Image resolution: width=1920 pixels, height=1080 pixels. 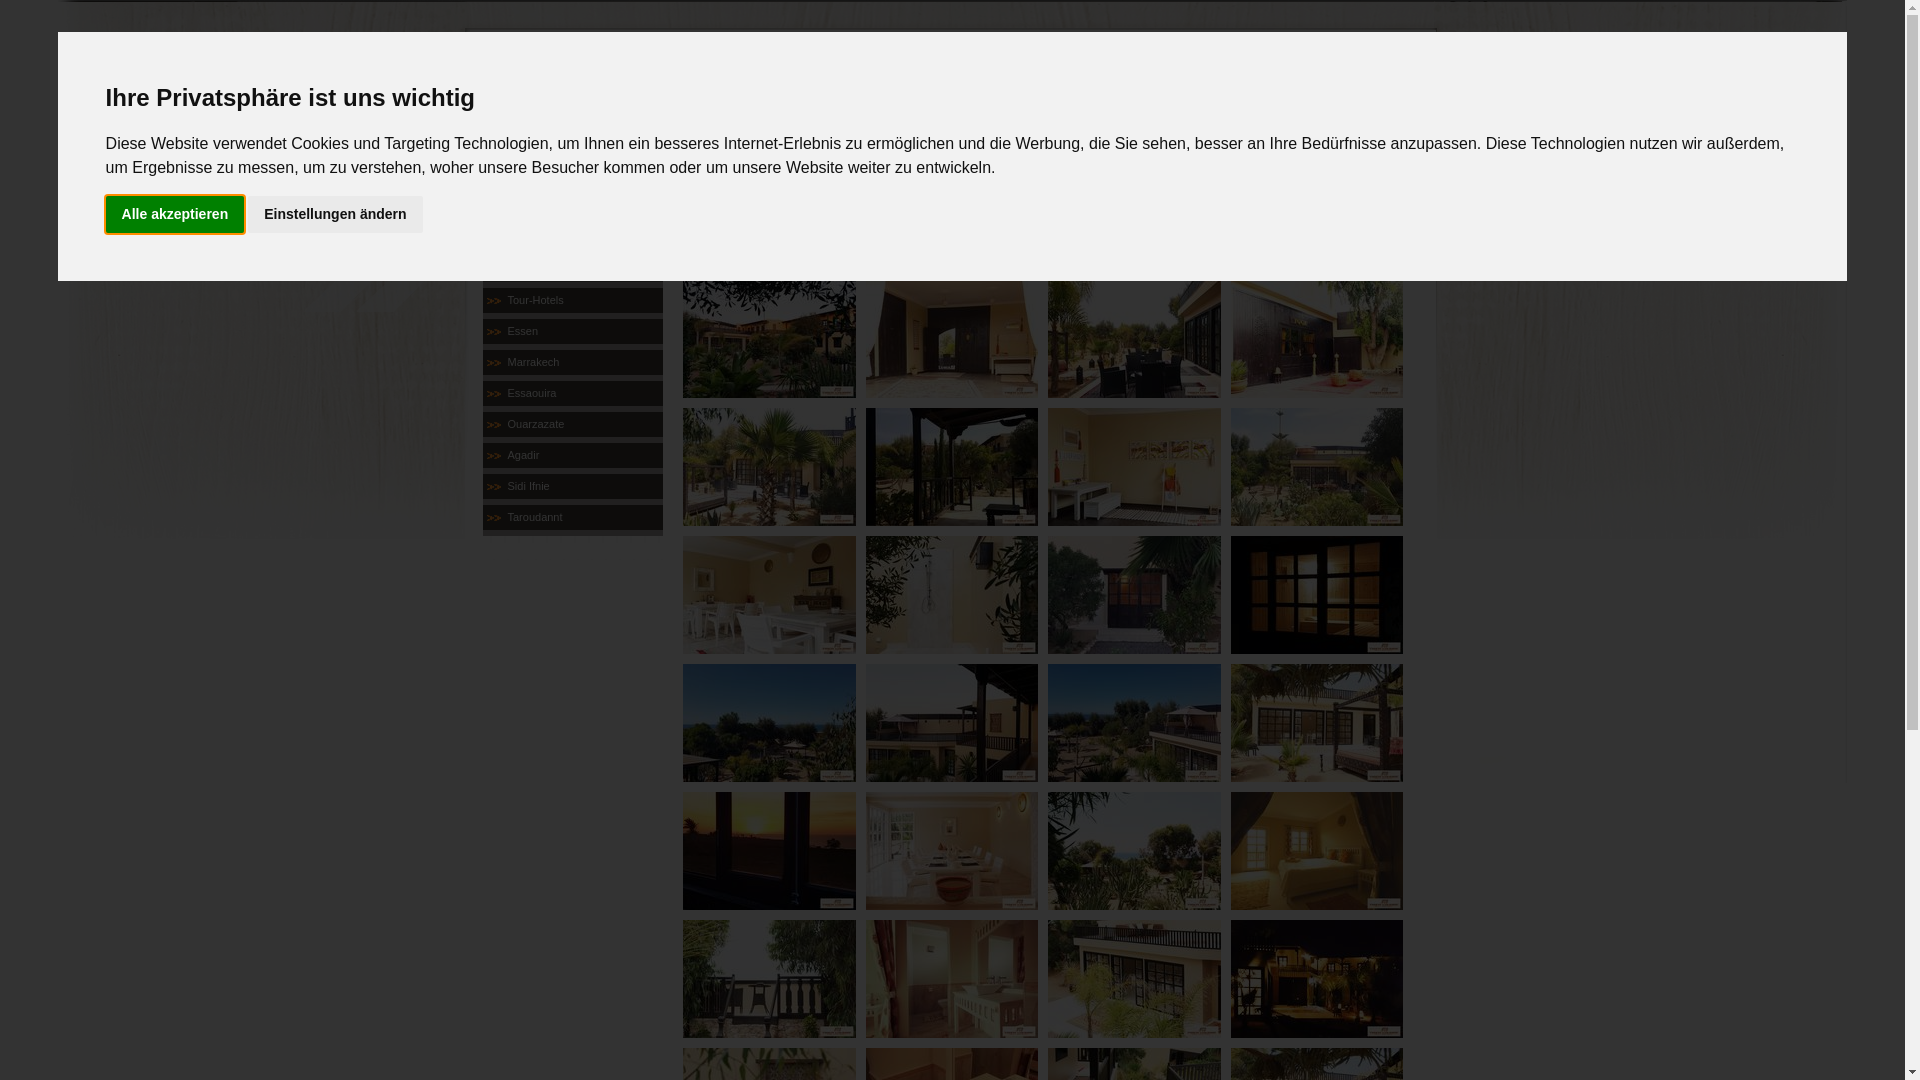 I want to click on 'Agadir', so click(x=570, y=455).